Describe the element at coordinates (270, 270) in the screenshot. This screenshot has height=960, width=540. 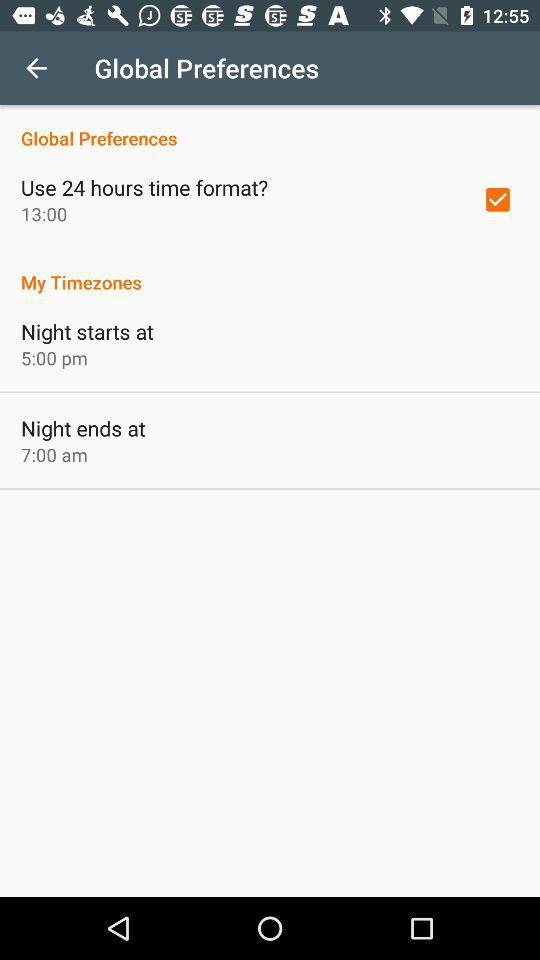
I see `the my timezones icon` at that location.